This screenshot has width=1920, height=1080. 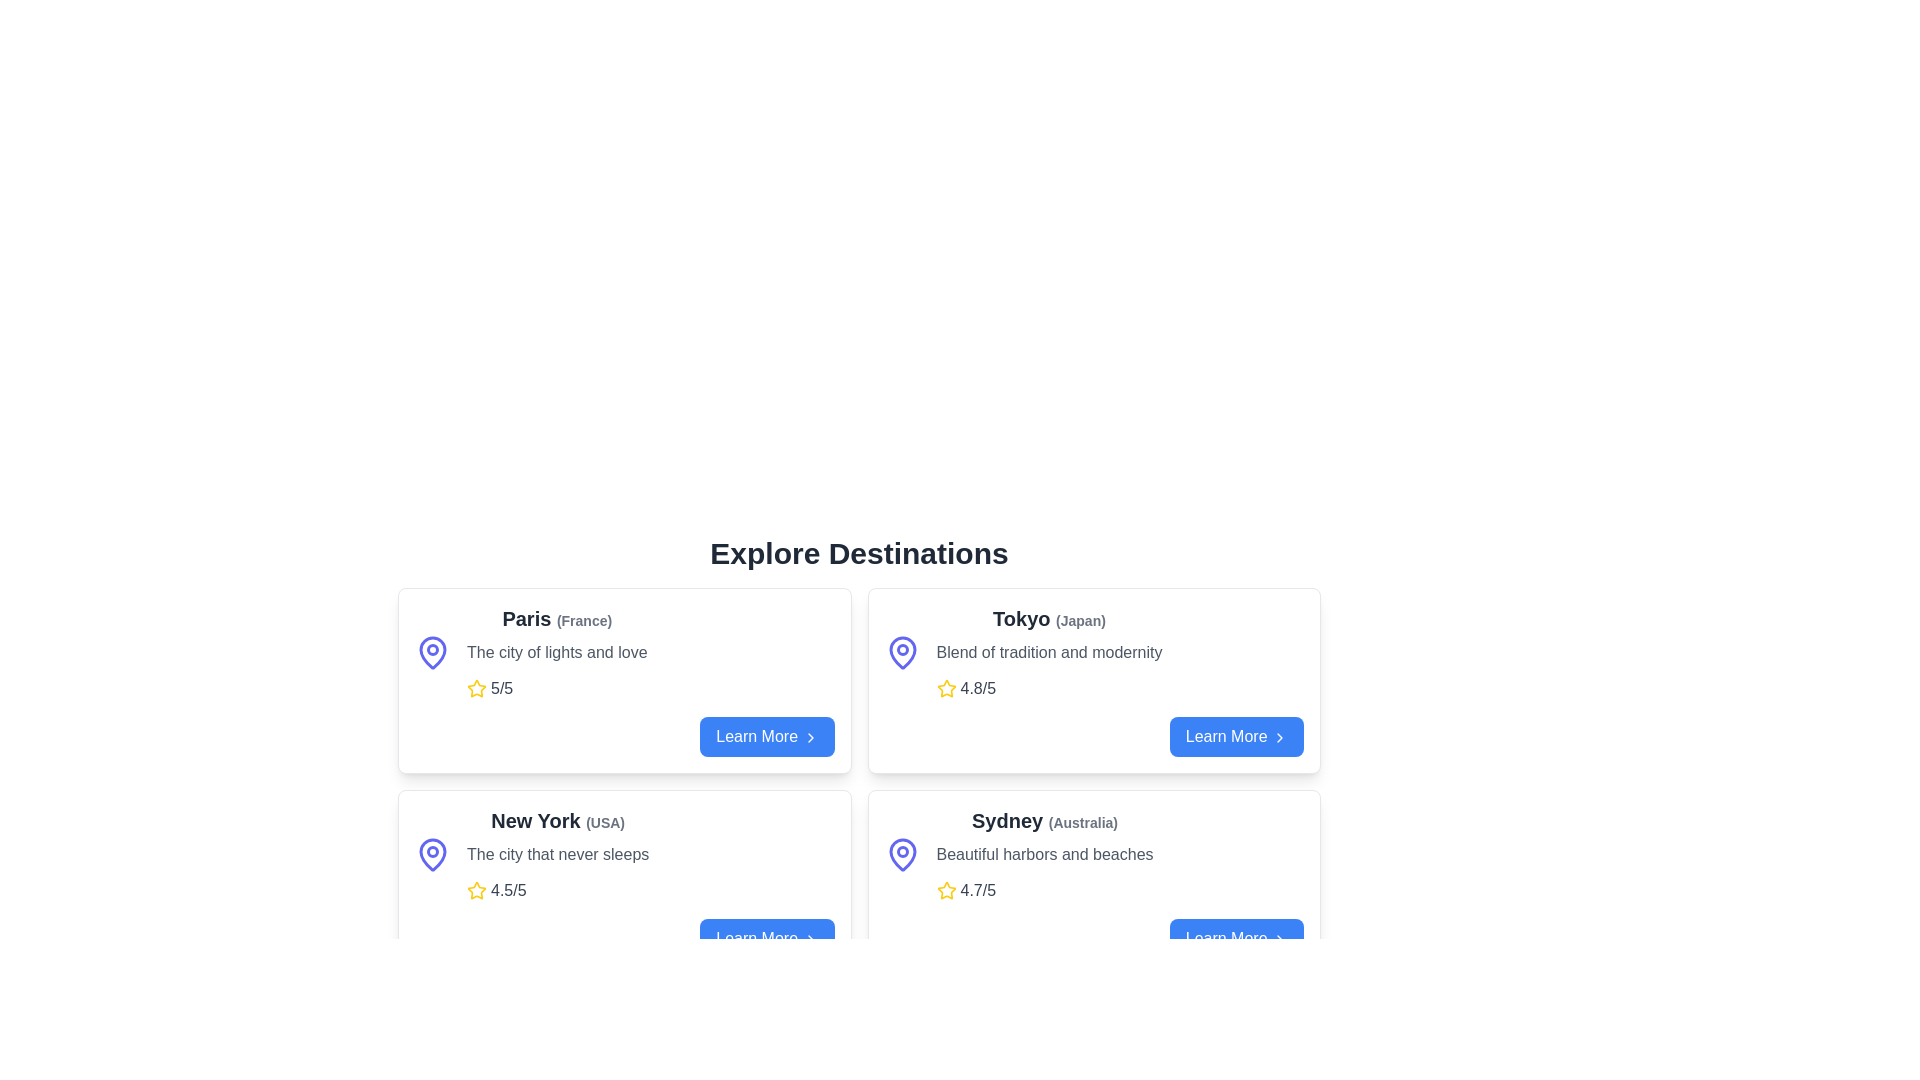 What do you see at coordinates (623, 938) in the screenshot?
I see `the blue 'Learn More' button located in the bottom-right corner of the New York information card` at bounding box center [623, 938].